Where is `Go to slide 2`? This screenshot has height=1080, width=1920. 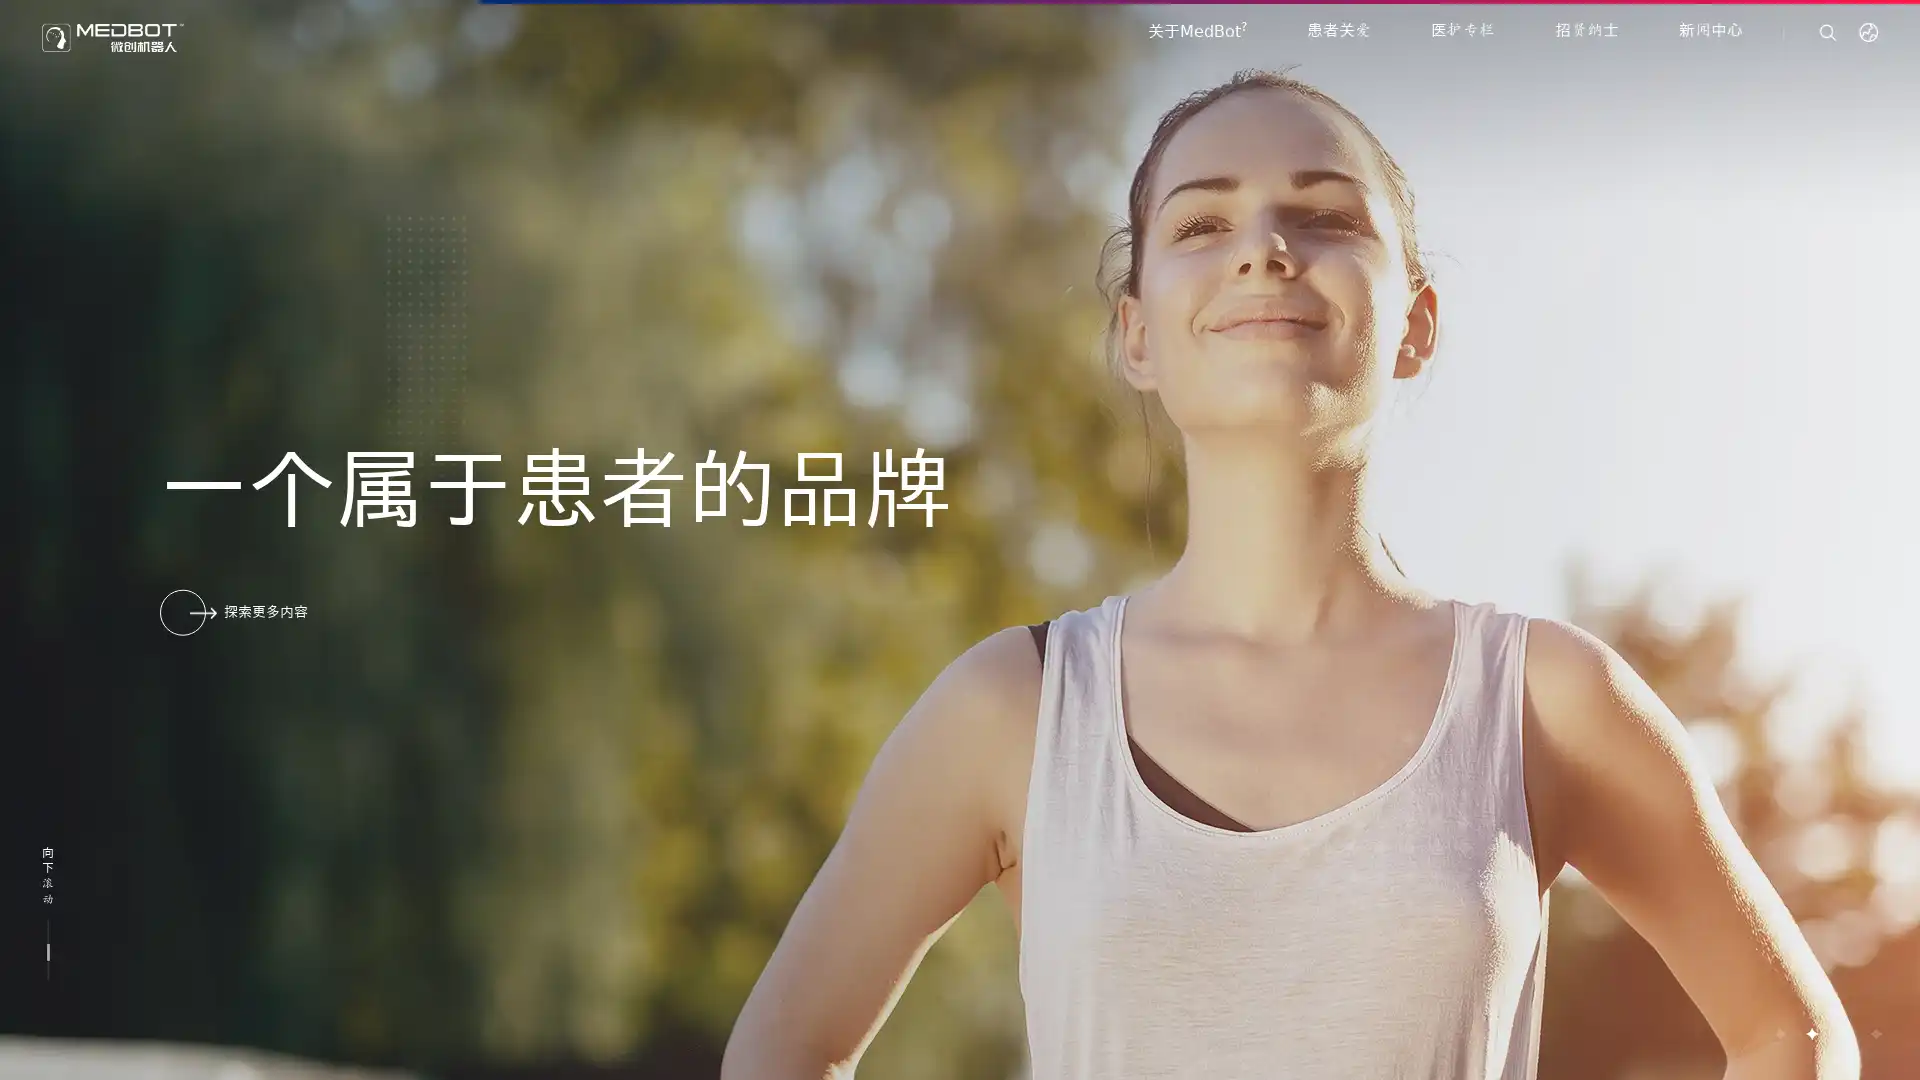
Go to slide 2 is located at coordinates (1810, 1033).